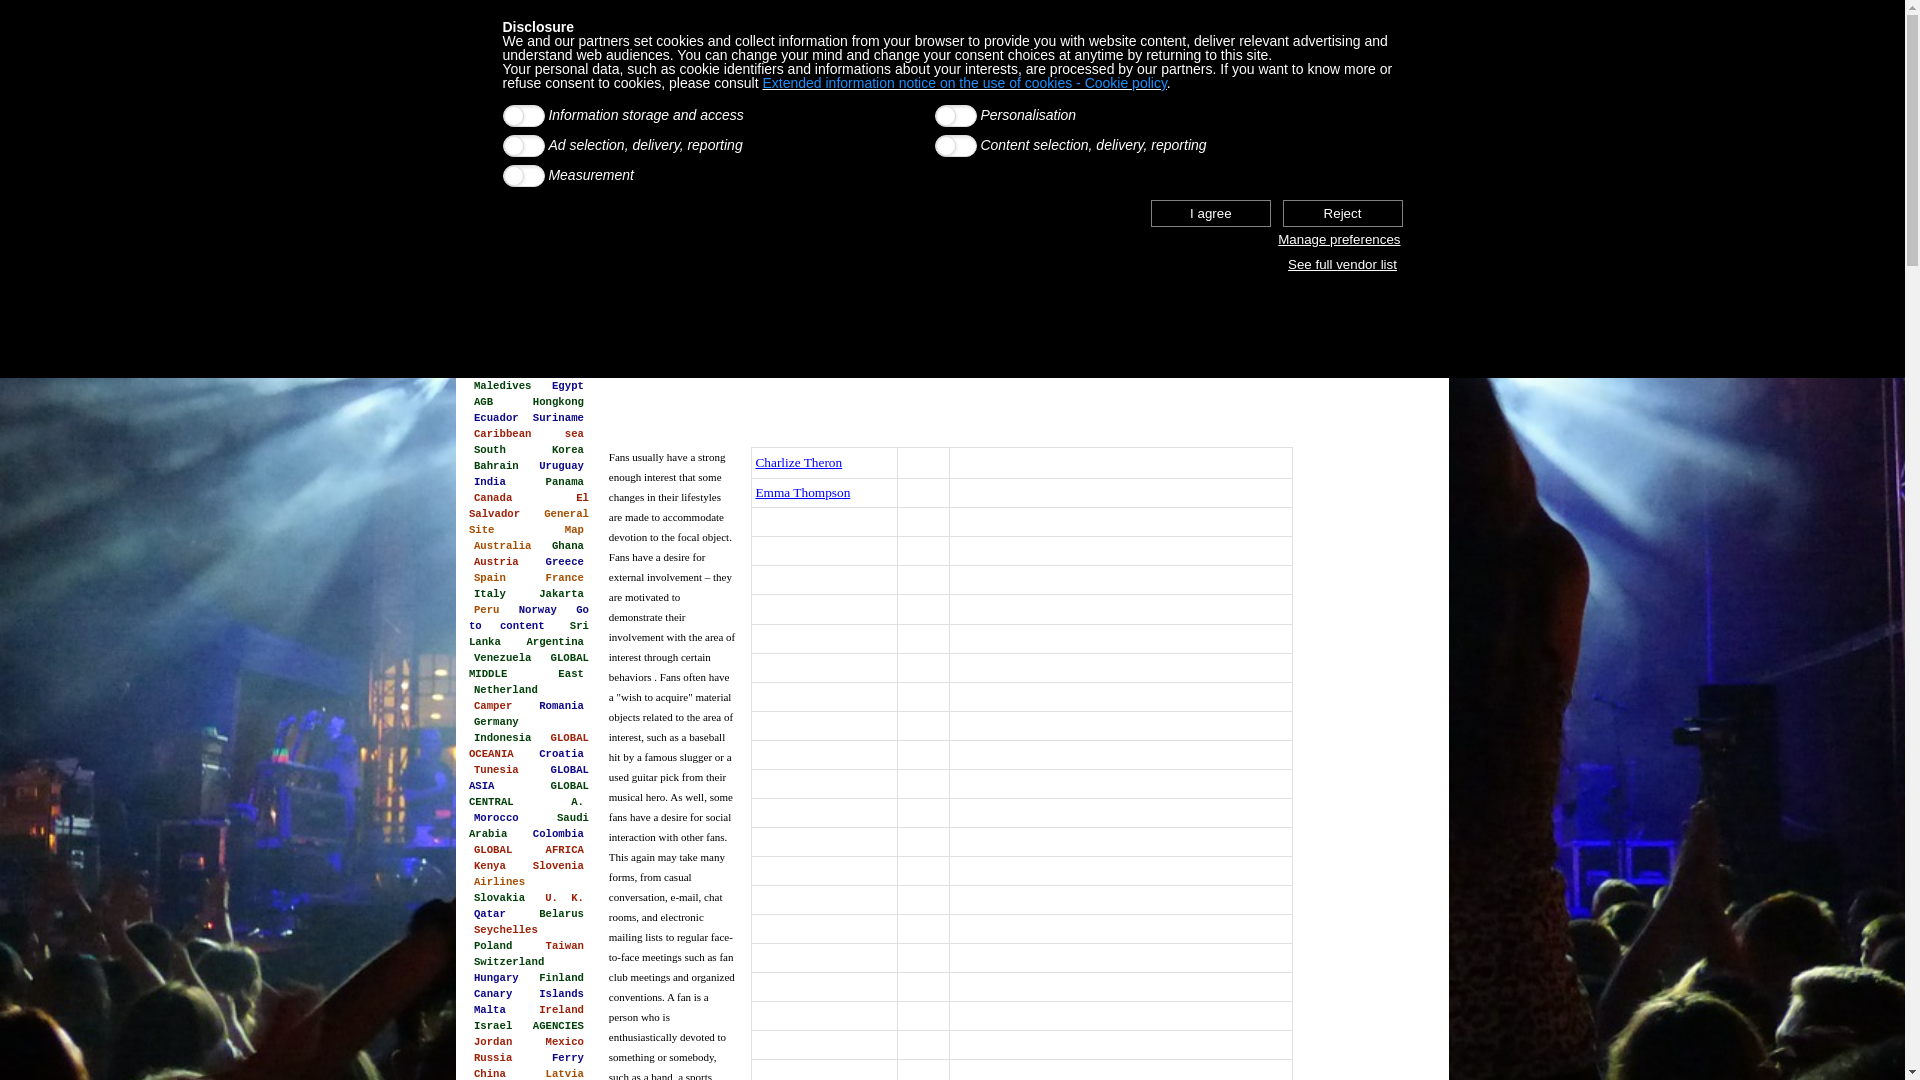 Image resolution: width=1920 pixels, height=1080 pixels. Describe the element at coordinates (503, 385) in the screenshot. I see `'Maledives'` at that location.